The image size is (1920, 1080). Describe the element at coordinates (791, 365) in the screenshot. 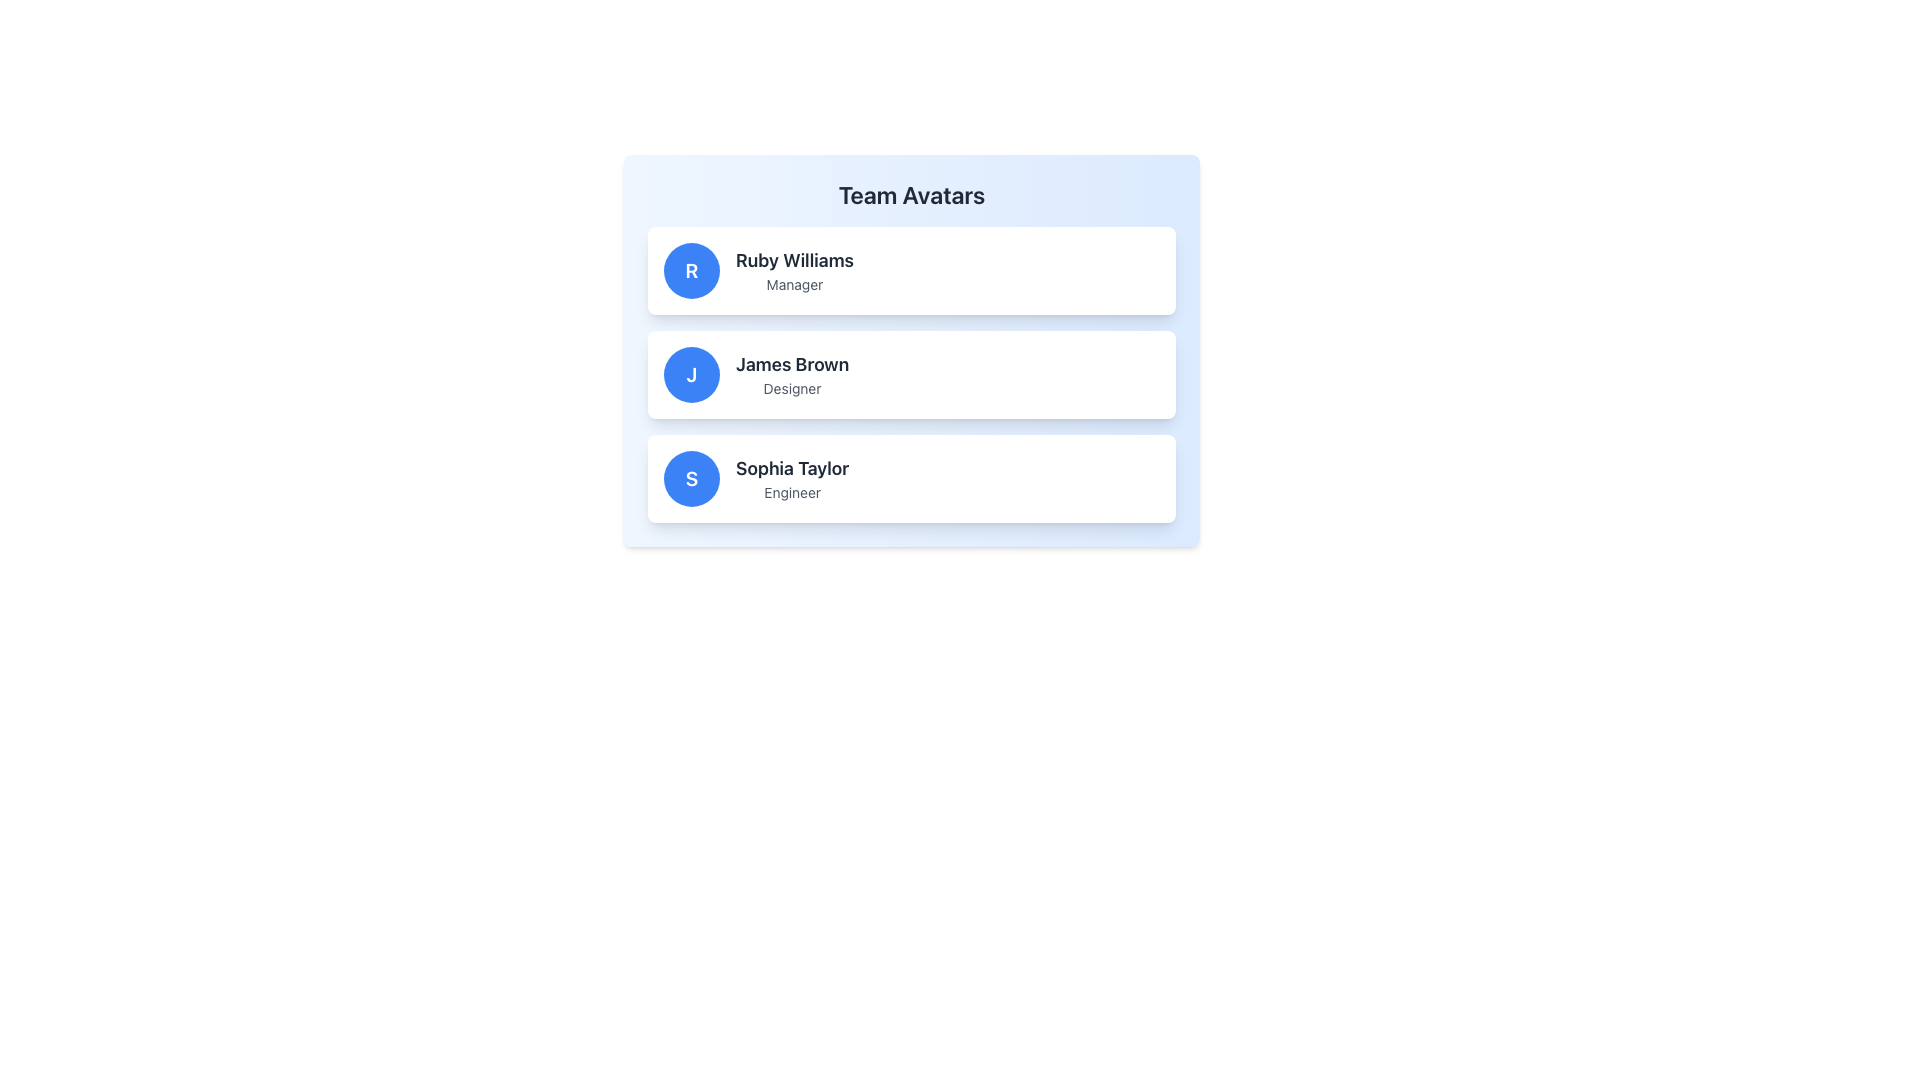

I see `the text label that indicates the name of an individual within the second card of a vertical list of three, which serves as a primary title for a team member` at that location.